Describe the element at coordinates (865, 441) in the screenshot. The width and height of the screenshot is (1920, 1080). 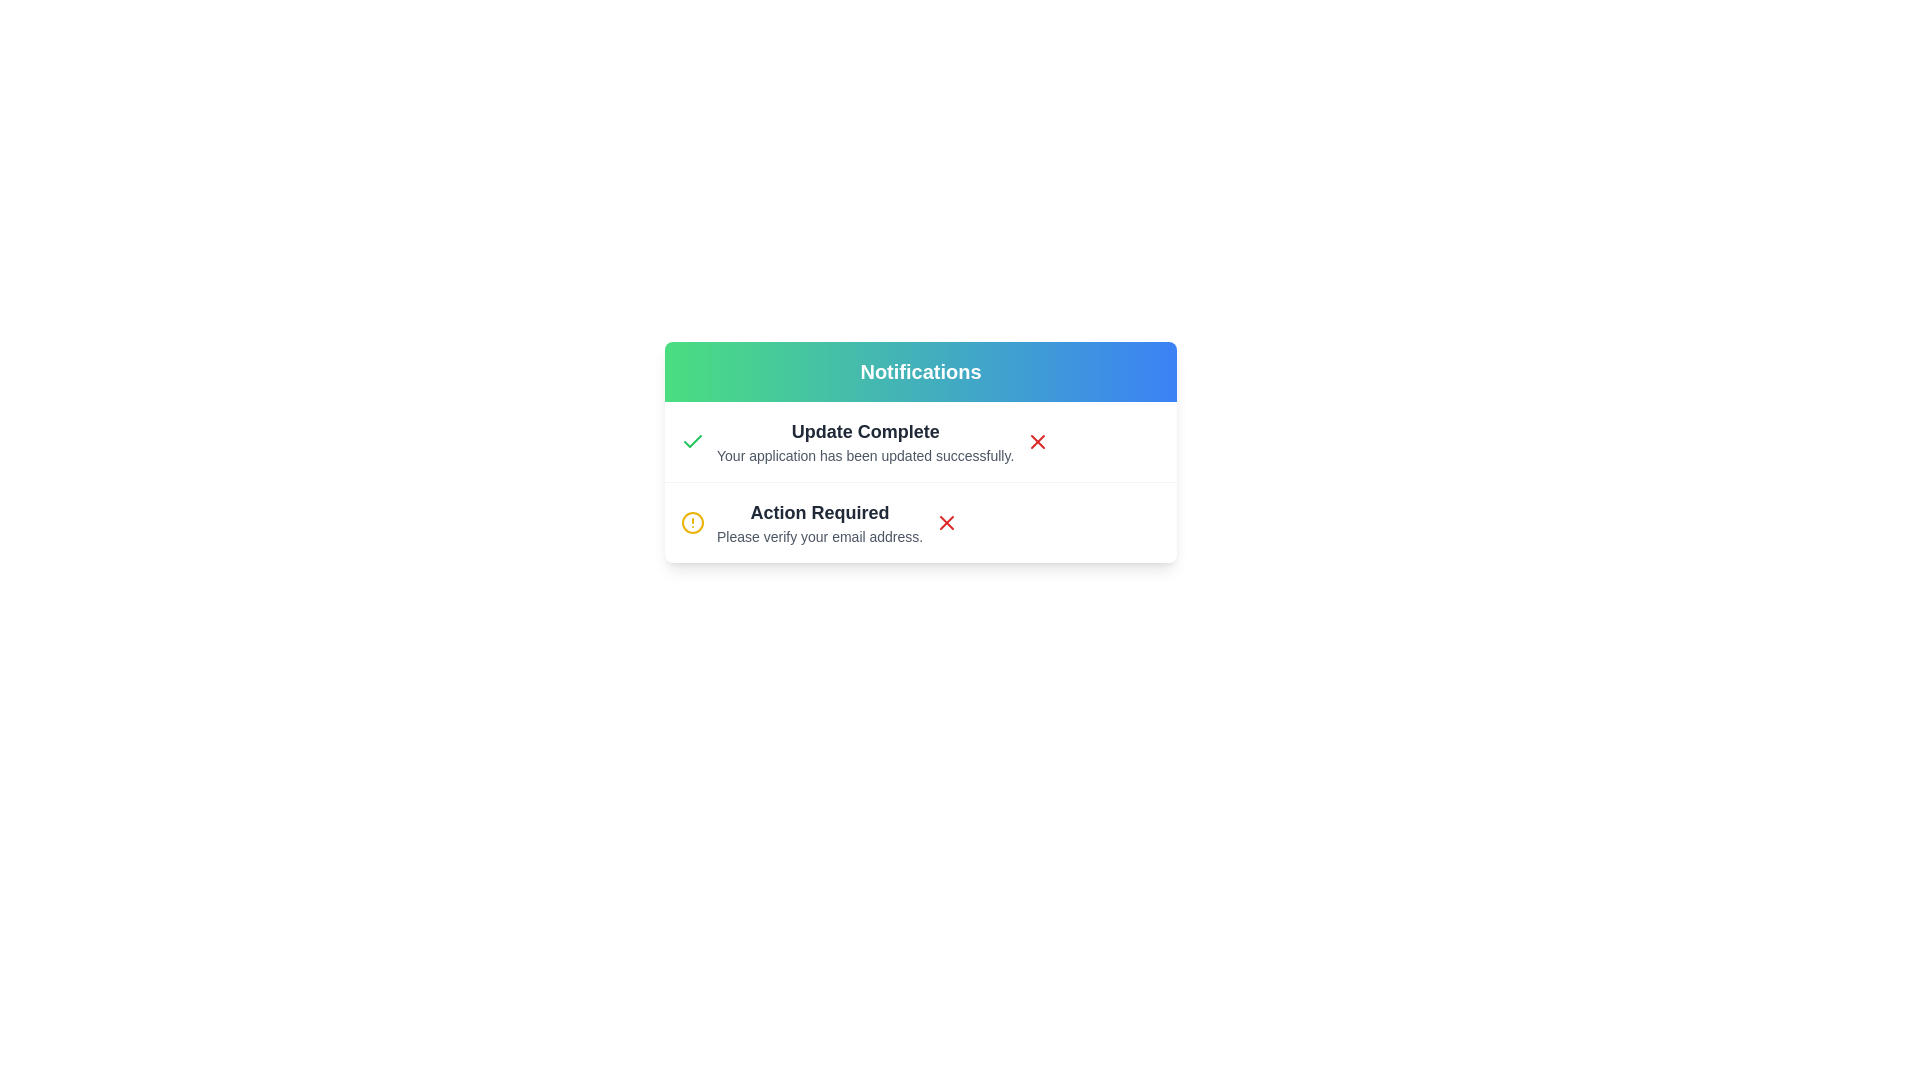
I see `the text block that displays 'Update Complete' with the description 'Your application has been updated successfully', located in the central region of the dialog box under 'Notifications'` at that location.